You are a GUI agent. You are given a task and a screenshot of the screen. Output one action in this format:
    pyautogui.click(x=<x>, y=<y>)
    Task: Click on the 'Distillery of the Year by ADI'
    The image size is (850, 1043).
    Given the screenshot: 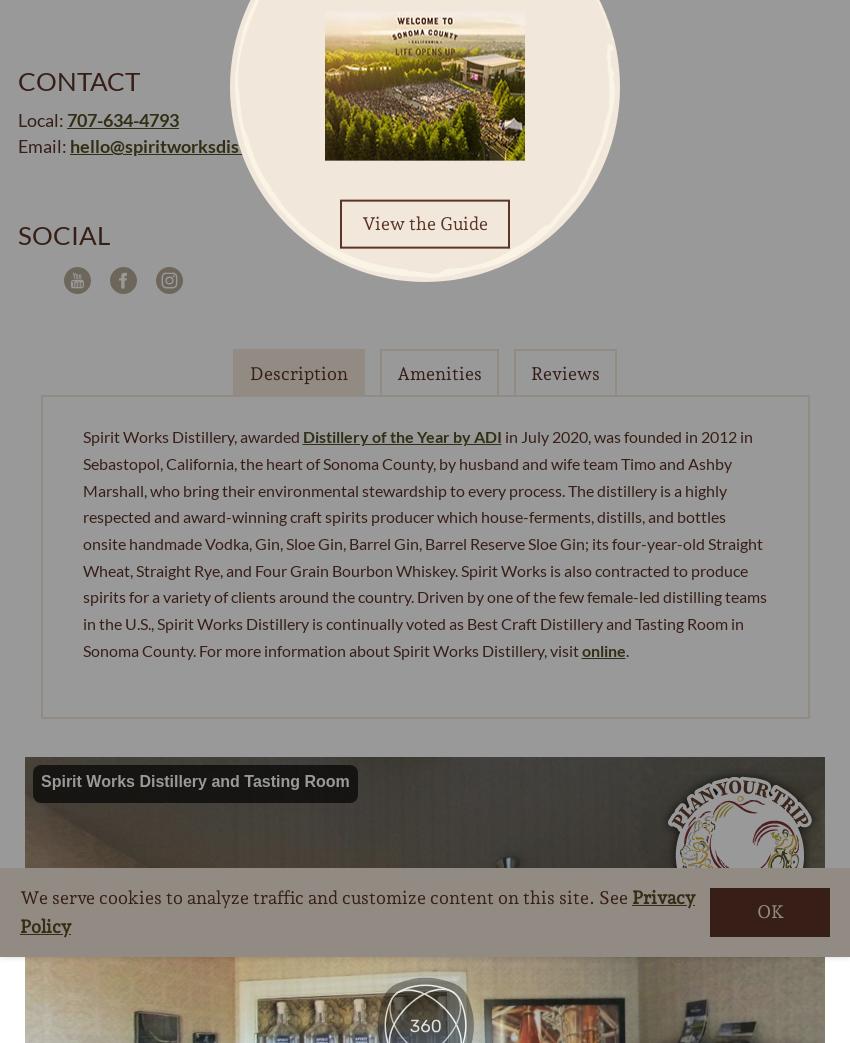 What is the action you would take?
    pyautogui.click(x=401, y=436)
    